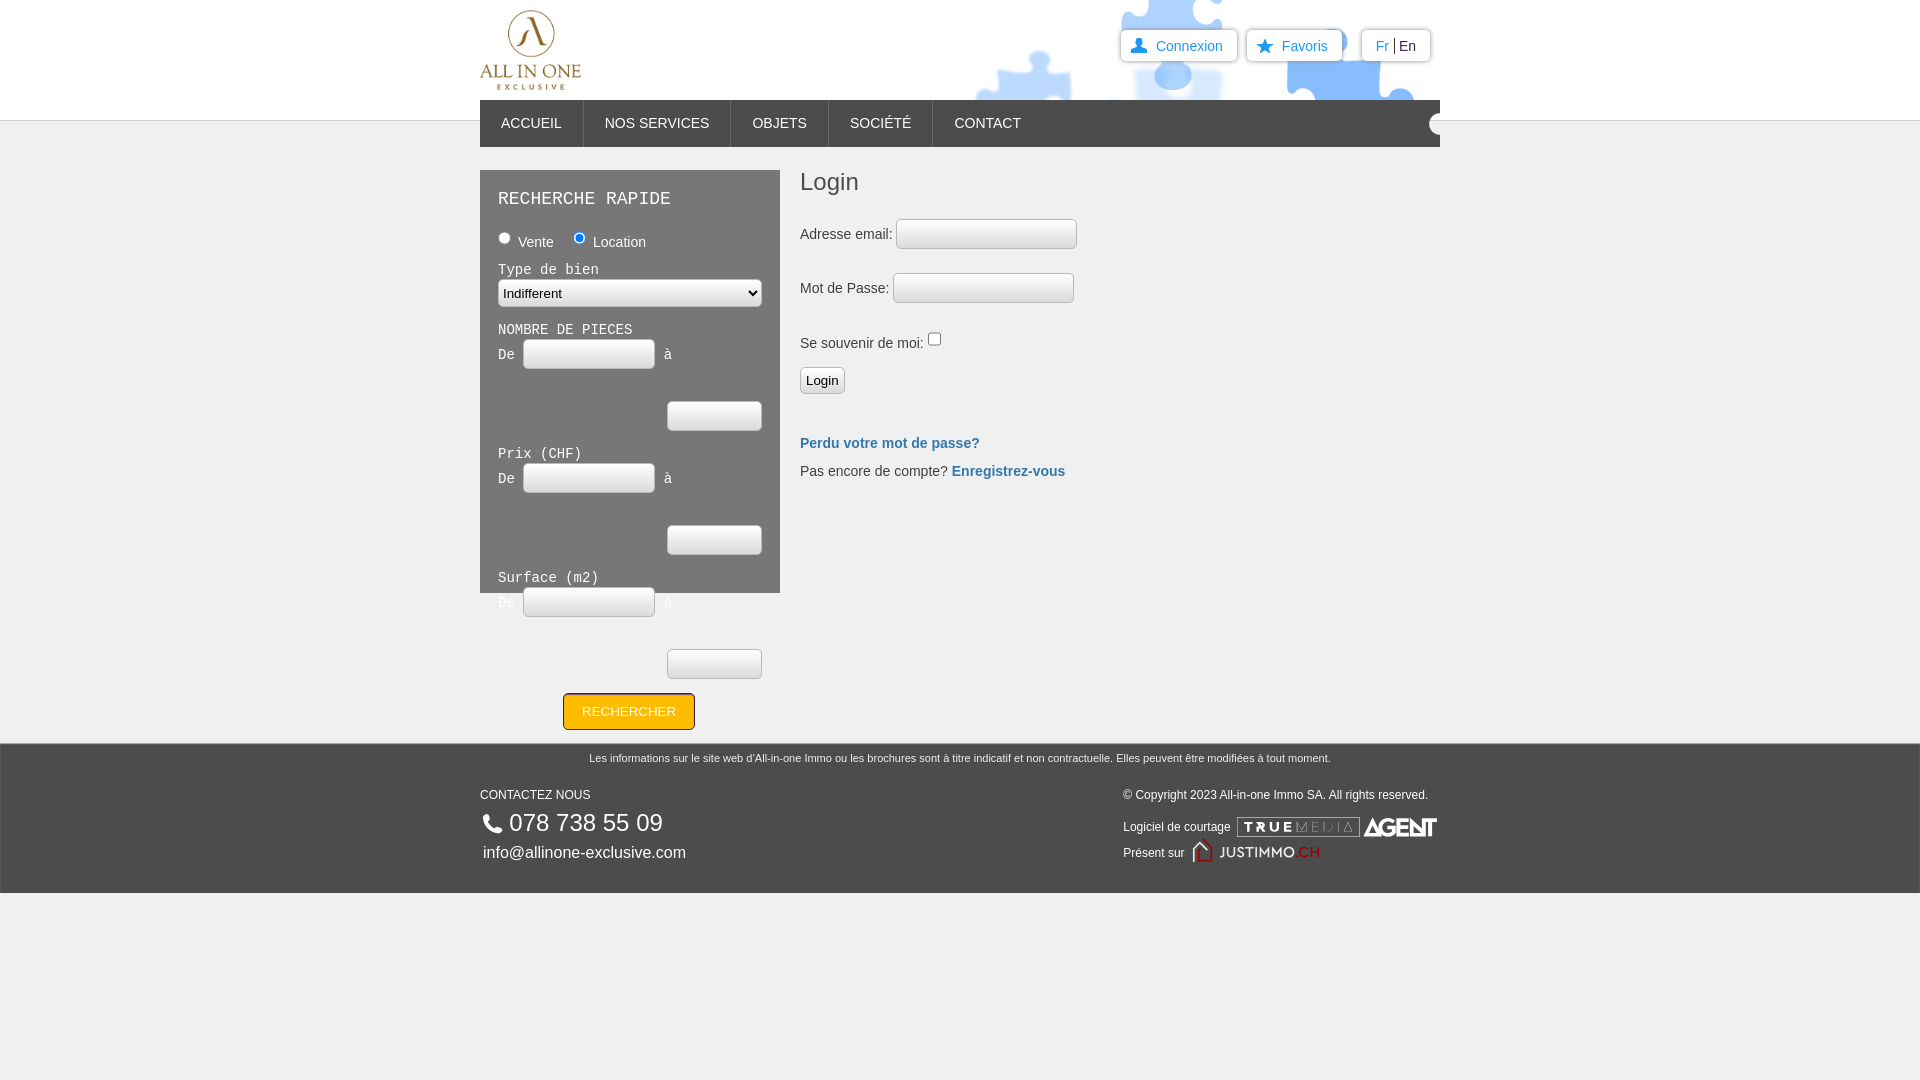 The image size is (1920, 1080). Describe the element at coordinates (583, 852) in the screenshot. I see `'info@allinone-exclusive.com'` at that location.